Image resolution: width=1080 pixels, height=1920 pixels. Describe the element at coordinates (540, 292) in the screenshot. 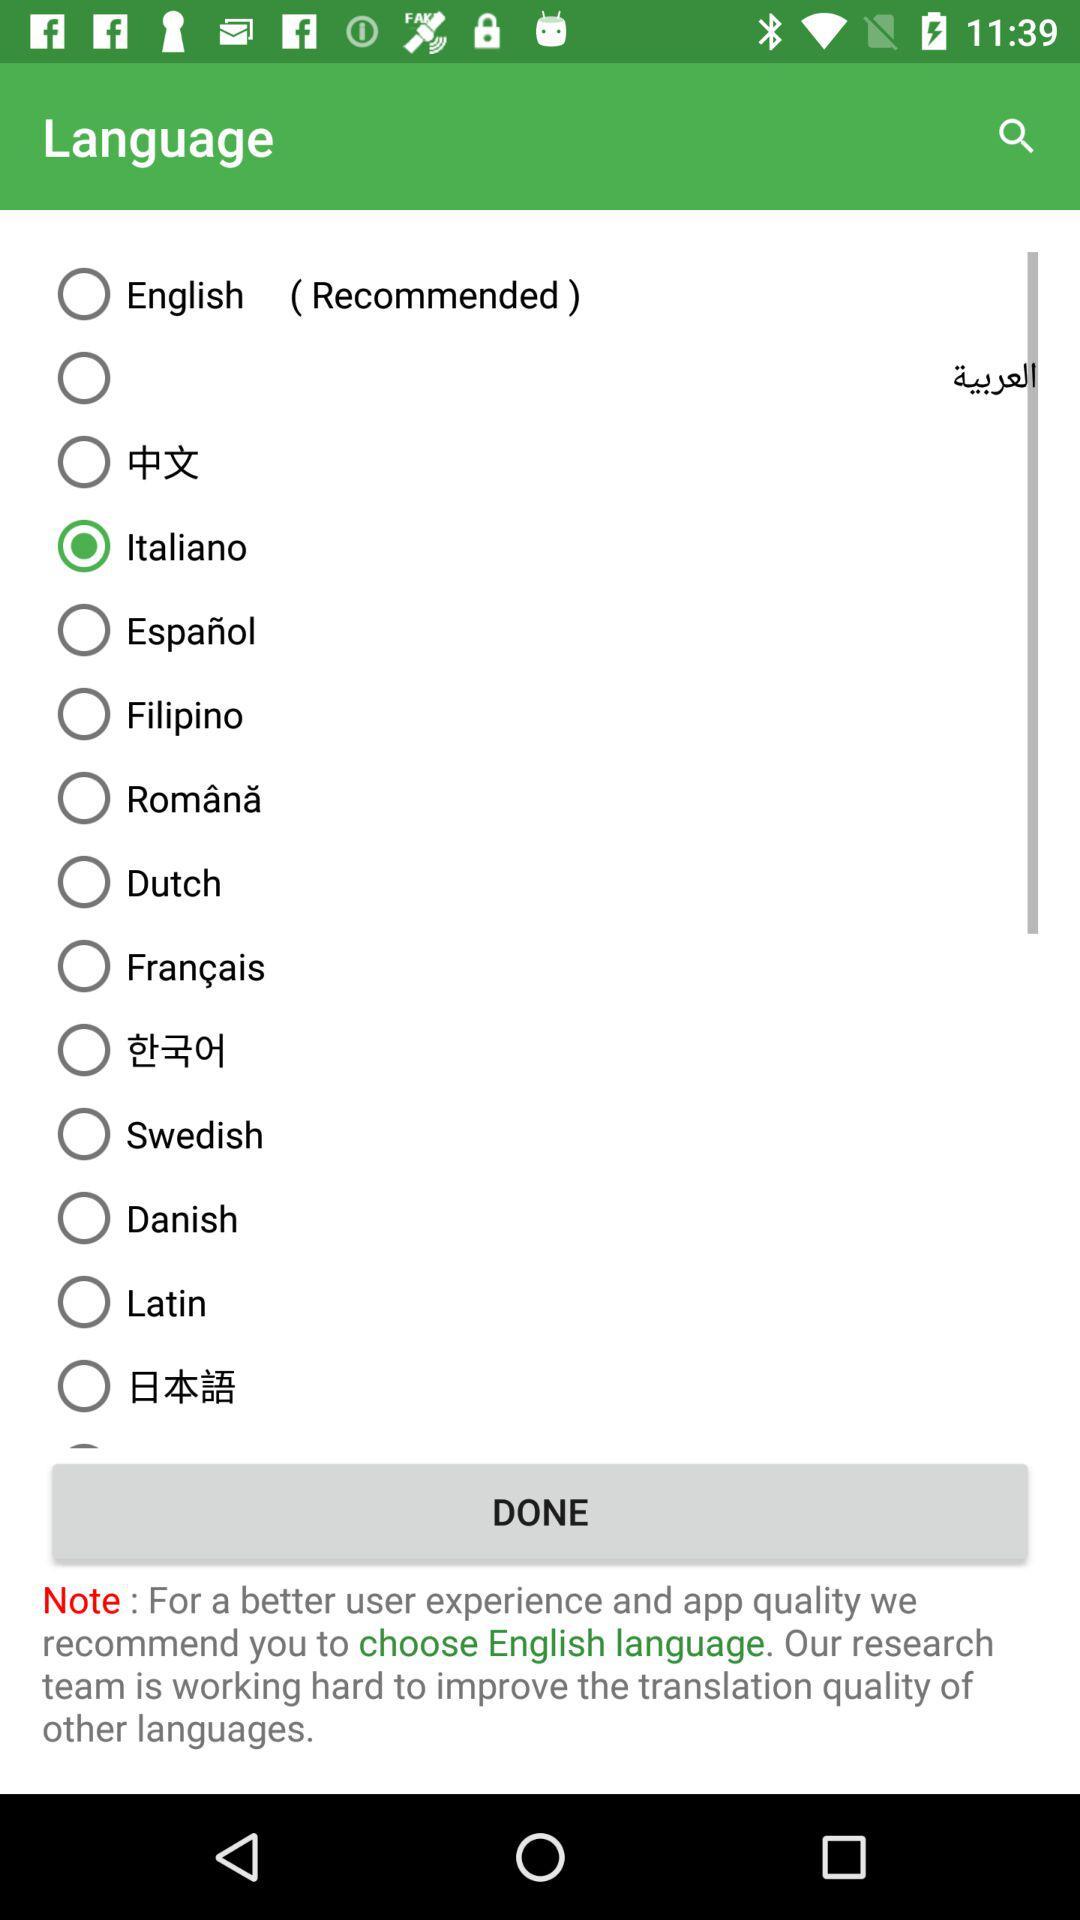

I see `english     ( recommended )` at that location.